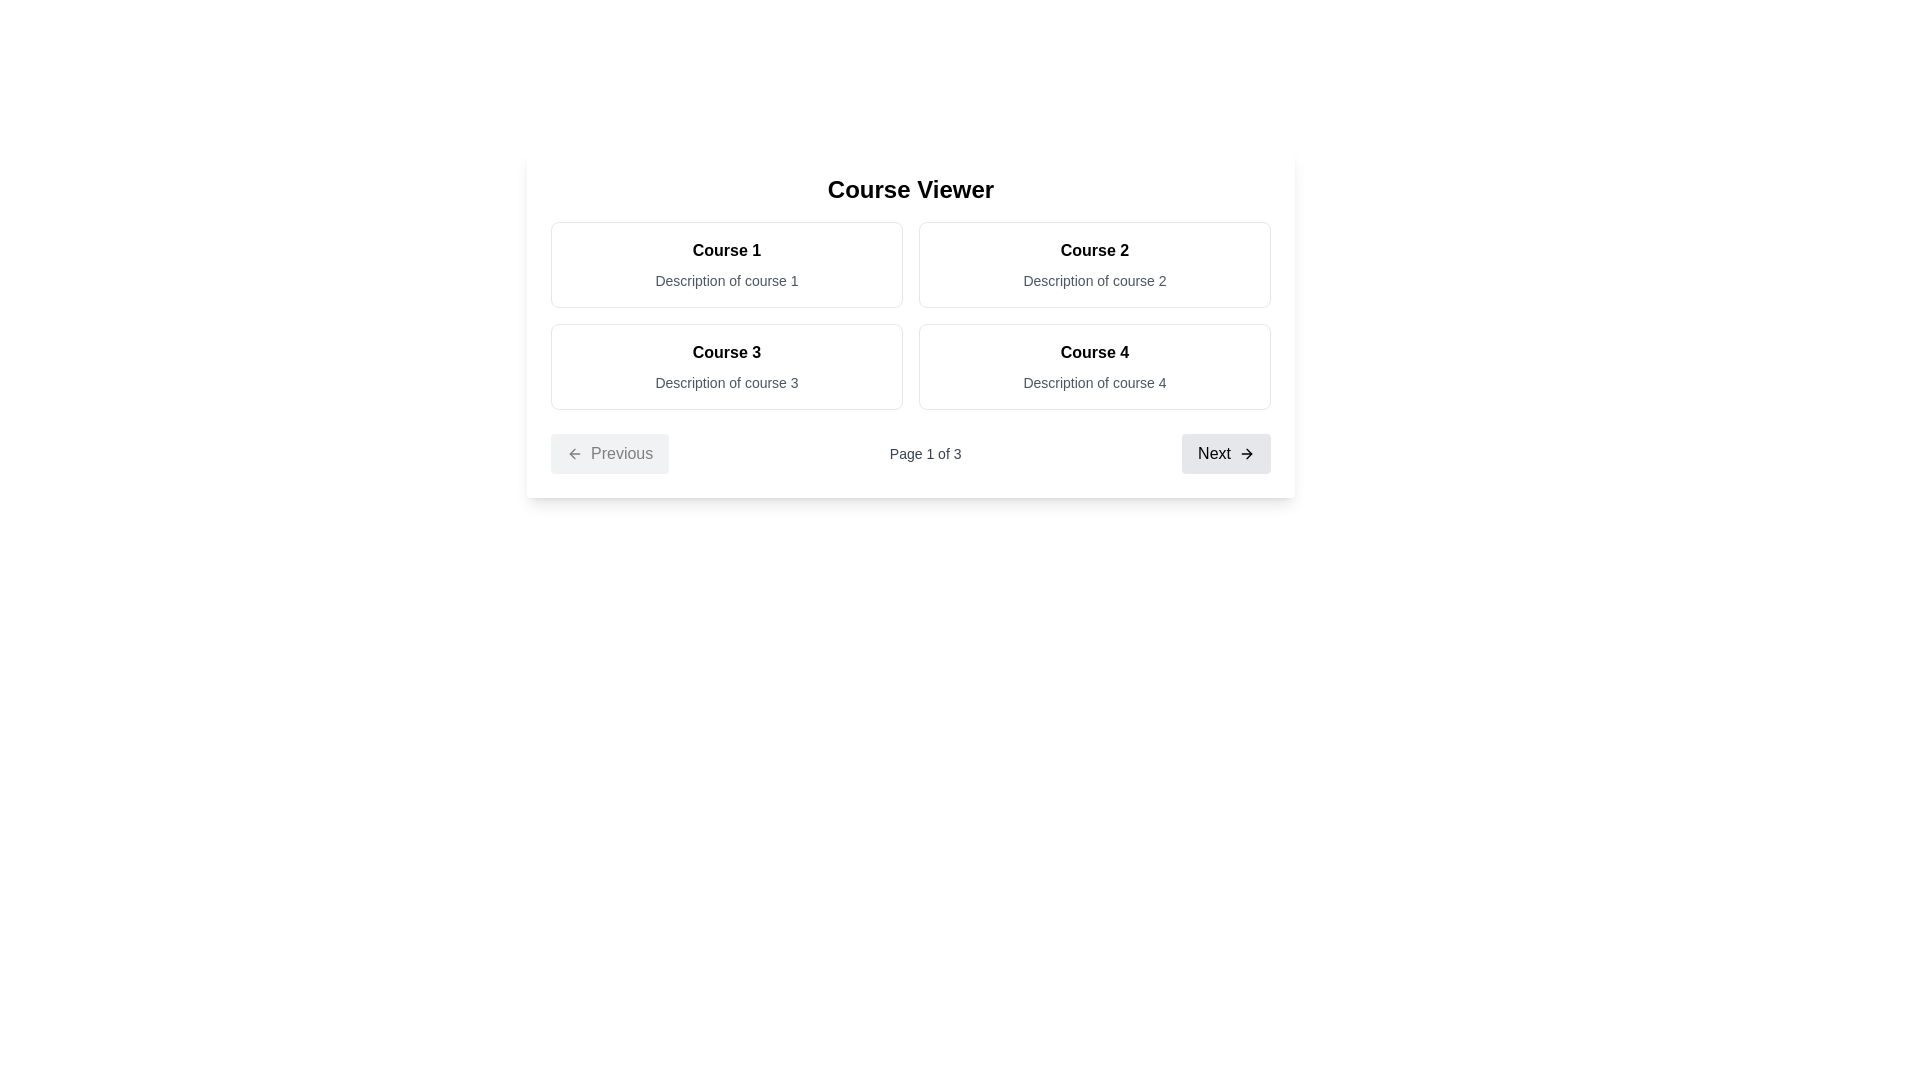 Image resolution: width=1920 pixels, height=1080 pixels. What do you see at coordinates (1093, 382) in the screenshot?
I see `the text label displaying 'Description of course 4', which is located below the 'Course 4' title within a bordered, rounded rectangular card in the bottom-right corner of a 2x2 grid of course cards` at bounding box center [1093, 382].